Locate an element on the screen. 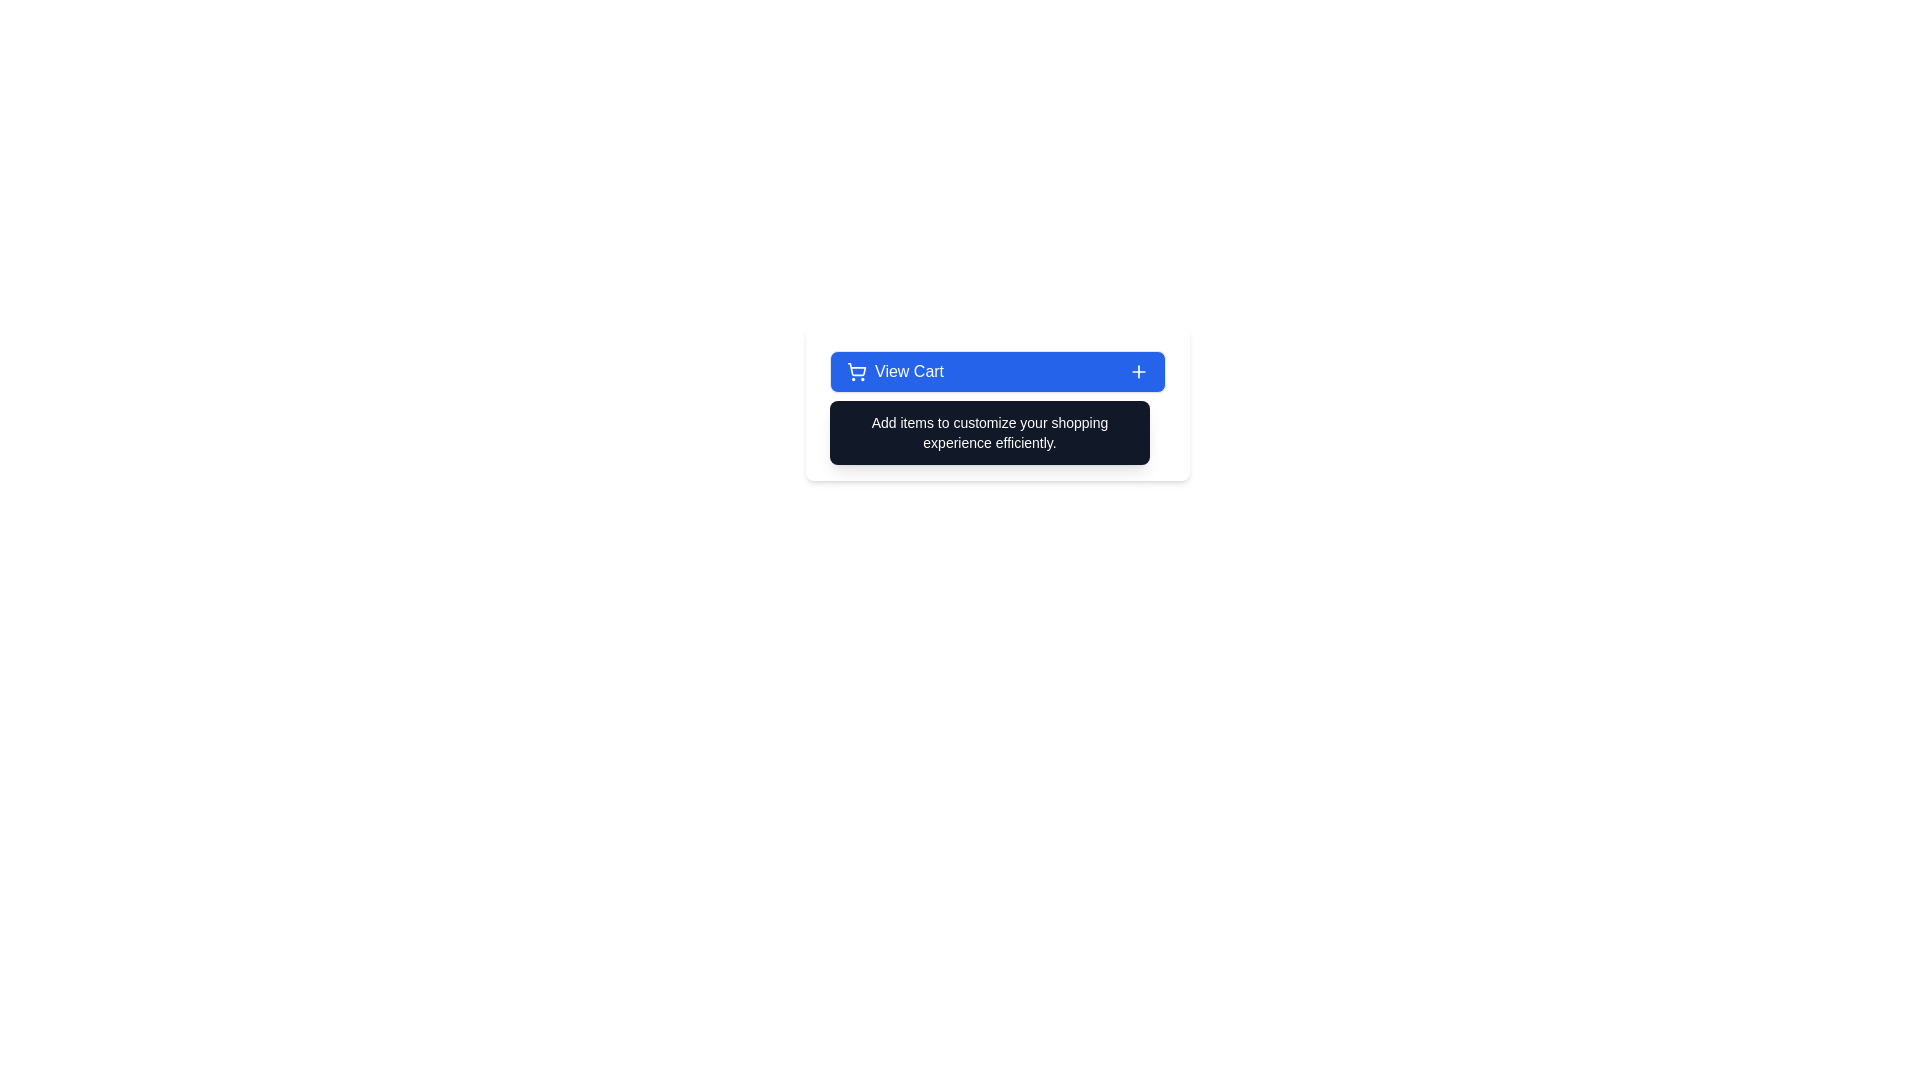 The image size is (1920, 1080). the shopping cart icon located to the left of the 'View Cart' button, which serves as a visual indicator for accessing the shopping cart is located at coordinates (857, 371).